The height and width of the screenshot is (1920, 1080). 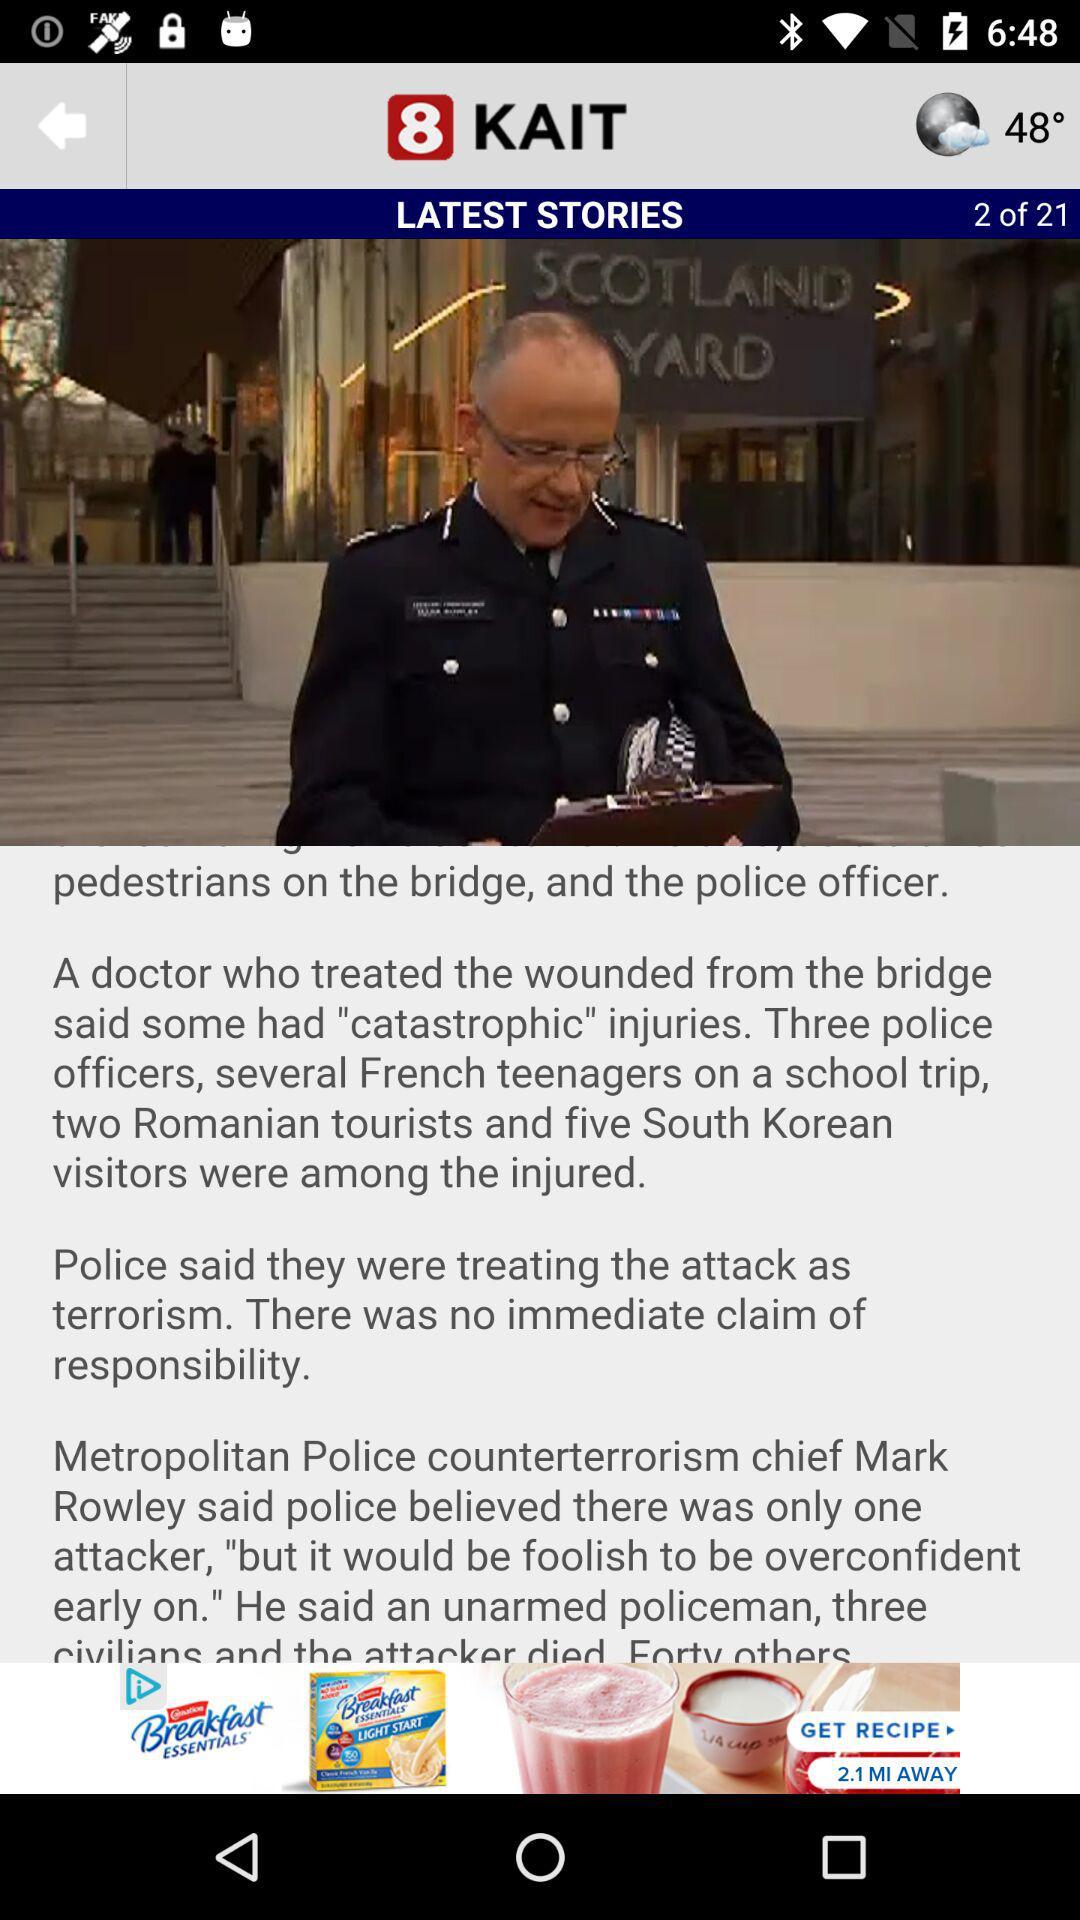 I want to click on banner advertisement for breakfast essintials, so click(x=540, y=1727).